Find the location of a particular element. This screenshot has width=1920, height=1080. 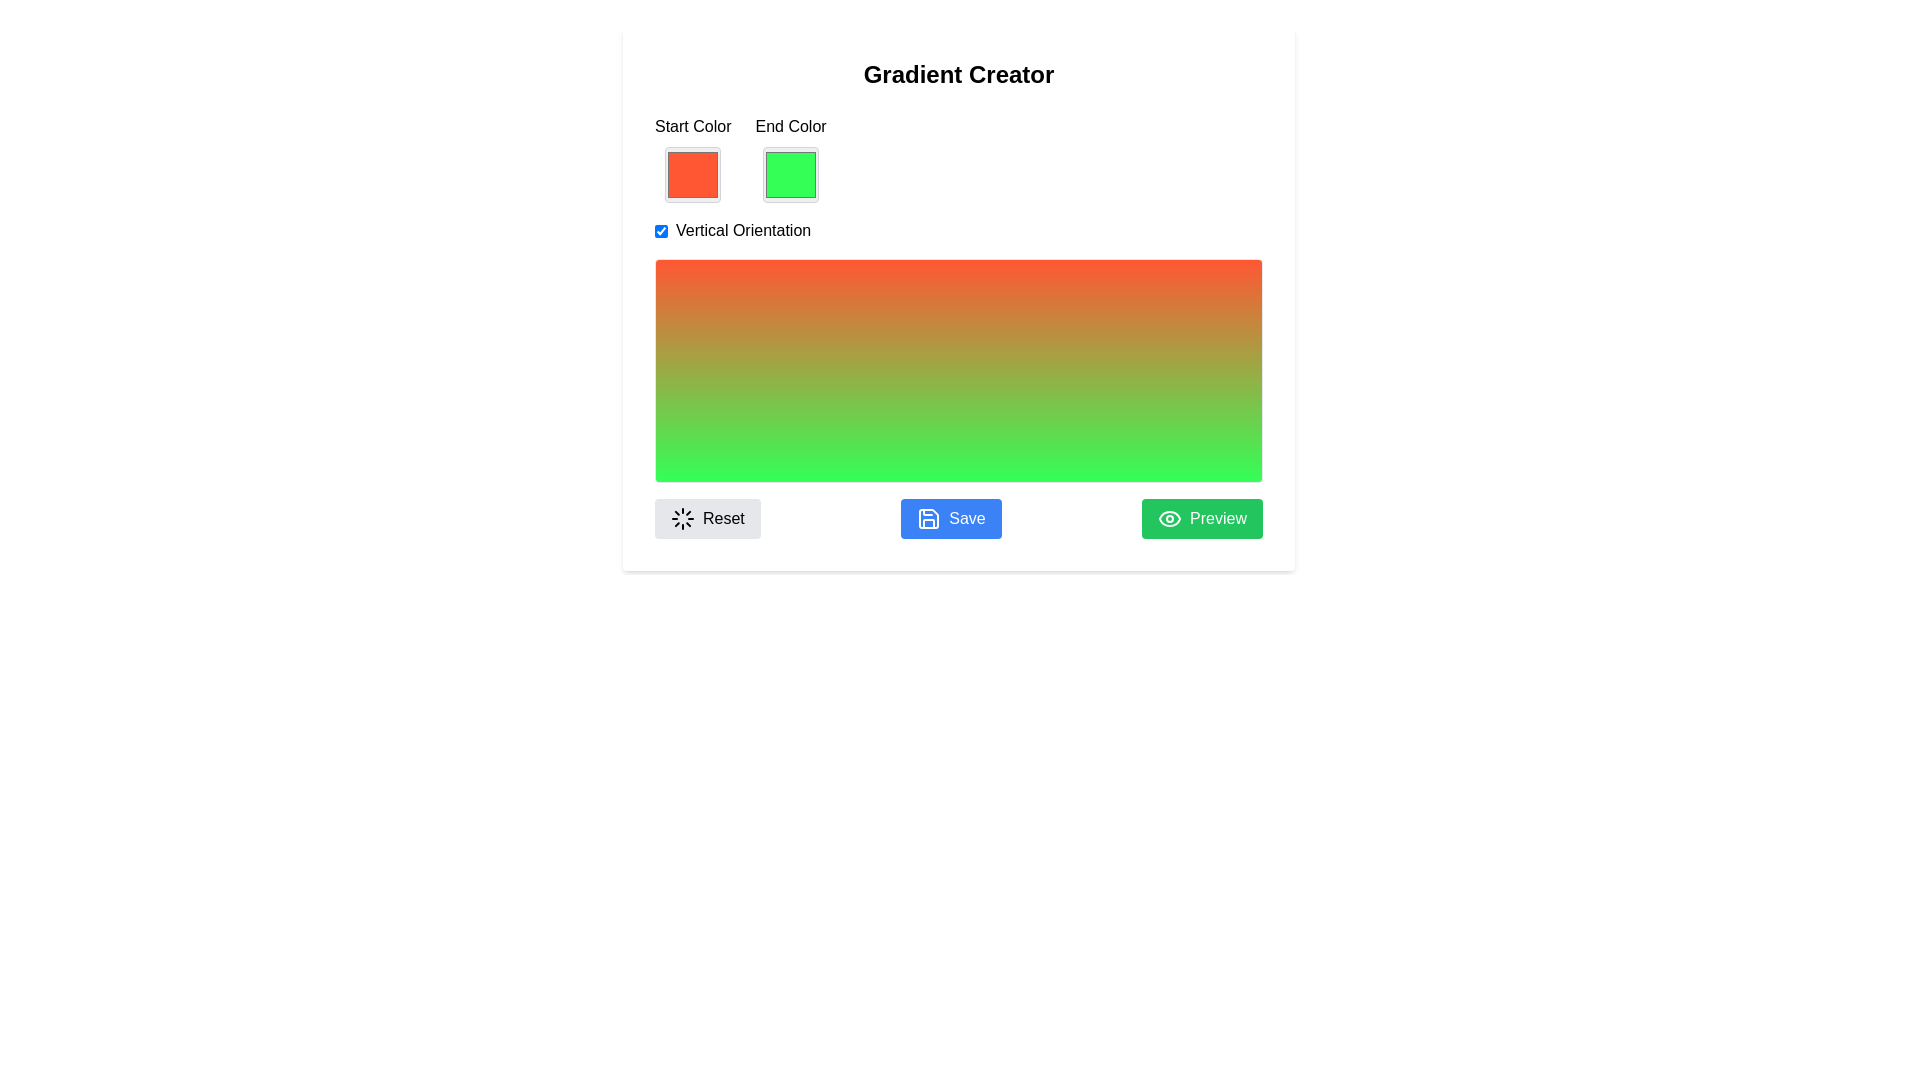

the static visual display with a gradient background transitioning from red to green, located below the 'Vertical Orientation' section and above the 'Reset', 'Save', and 'Preview' buttons is located at coordinates (958, 370).